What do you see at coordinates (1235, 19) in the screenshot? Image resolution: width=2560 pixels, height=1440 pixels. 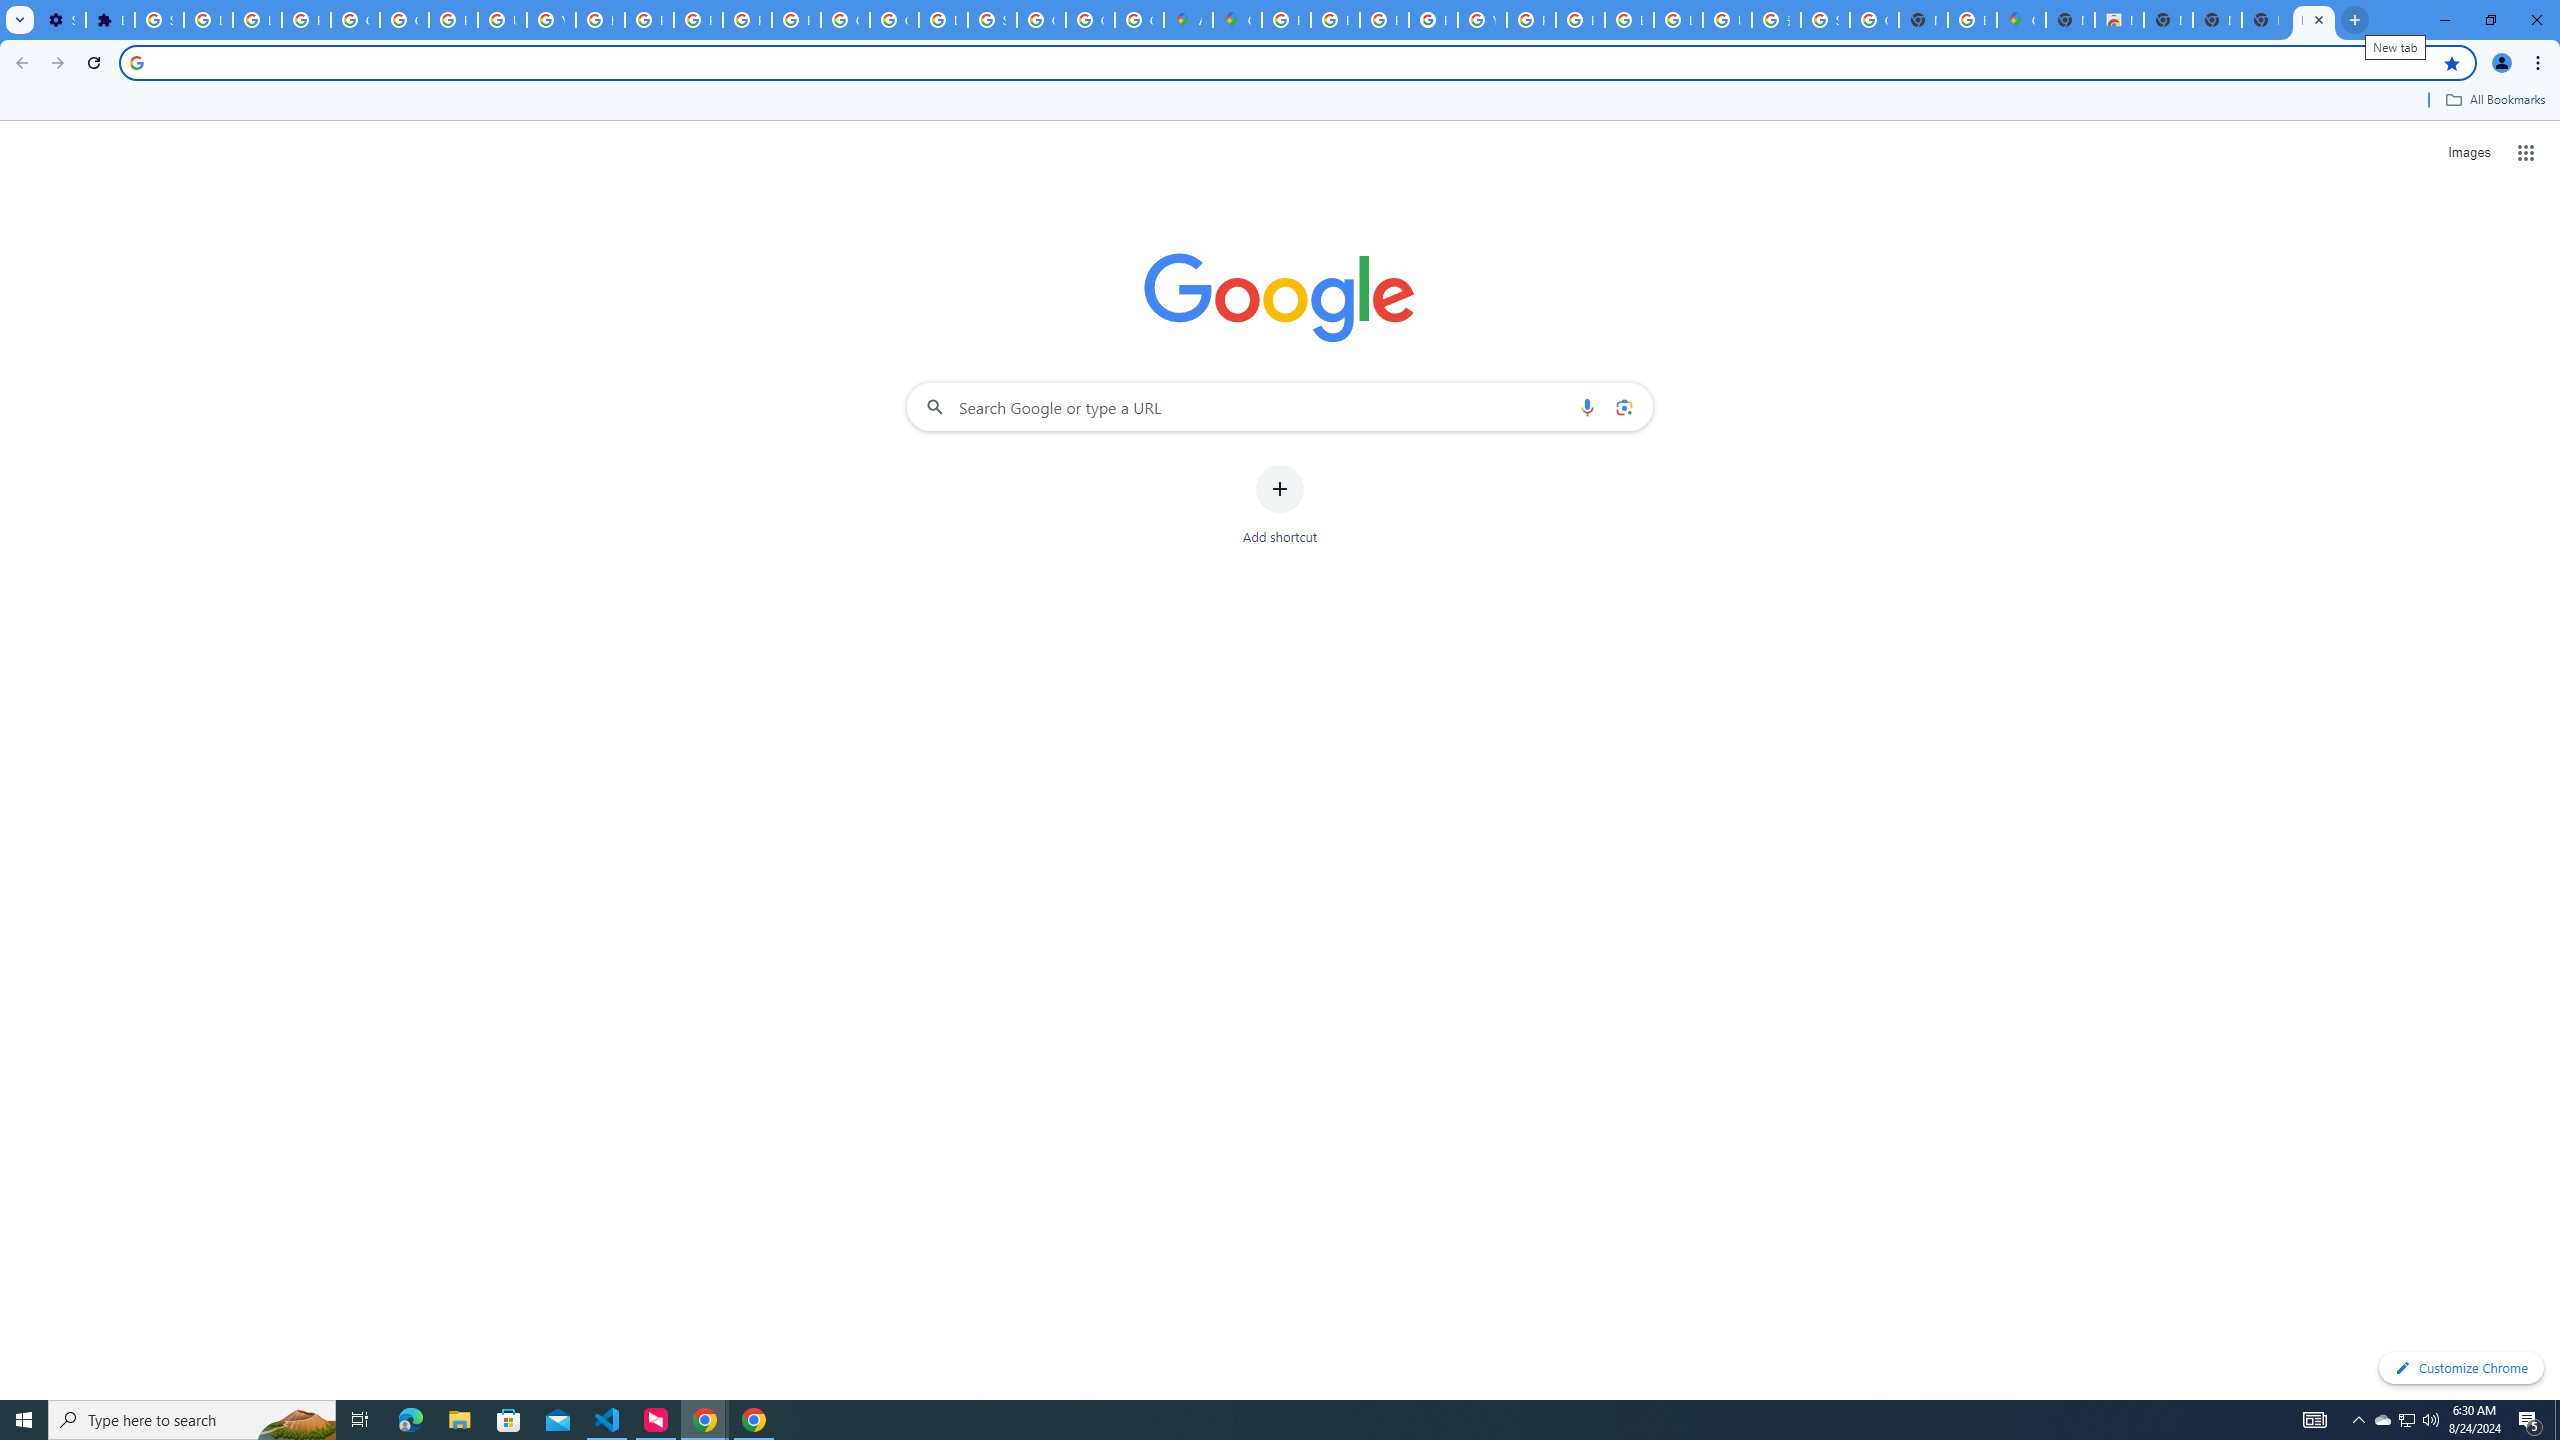 I see `'Google Maps'` at bounding box center [1235, 19].